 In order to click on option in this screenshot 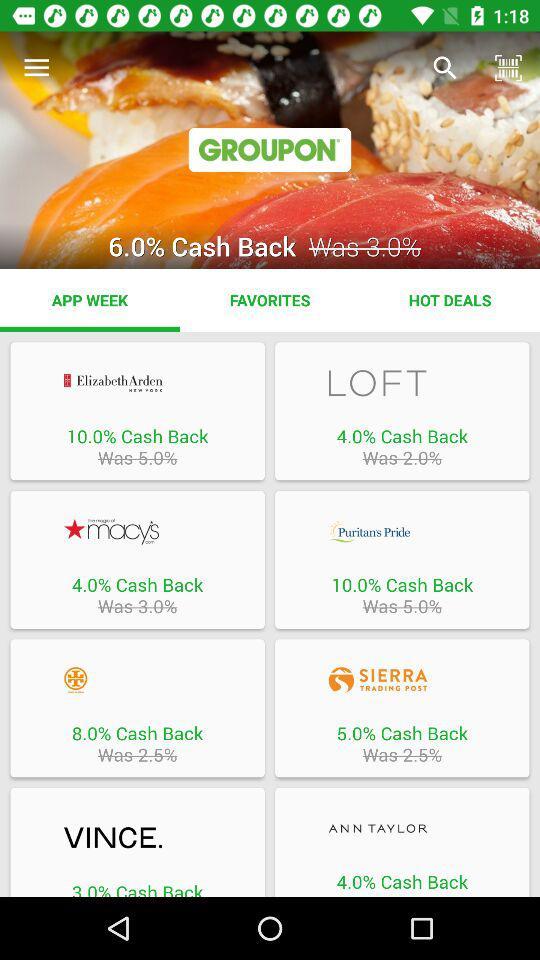, I will do `click(402, 382)`.